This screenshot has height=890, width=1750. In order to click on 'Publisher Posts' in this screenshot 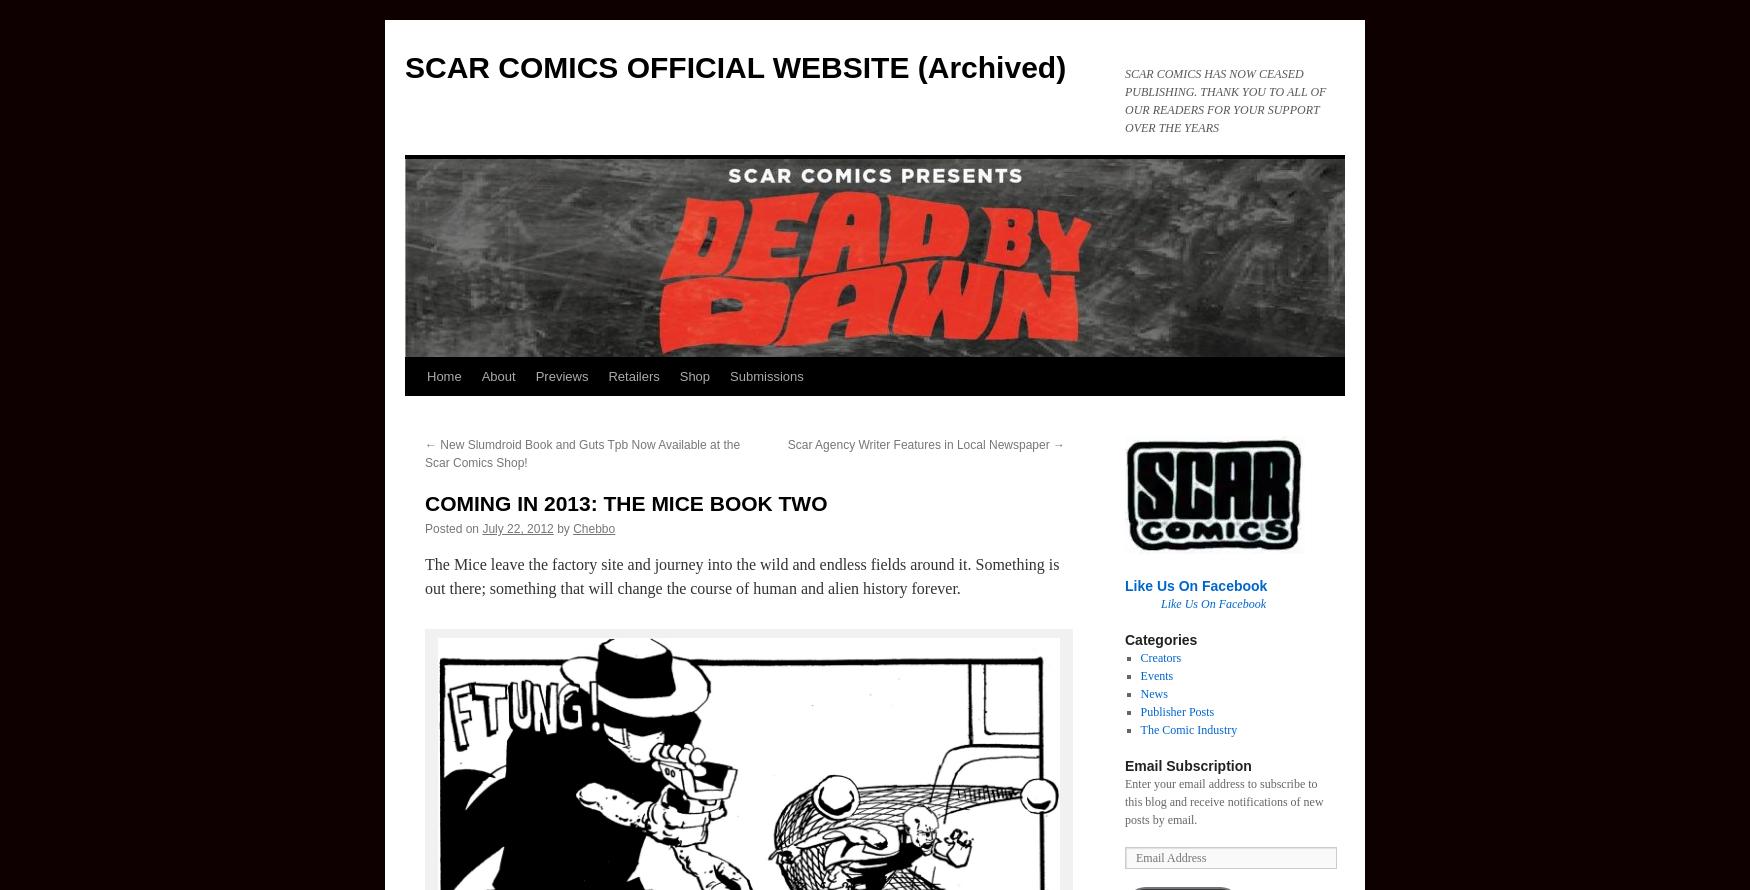, I will do `click(1176, 711)`.